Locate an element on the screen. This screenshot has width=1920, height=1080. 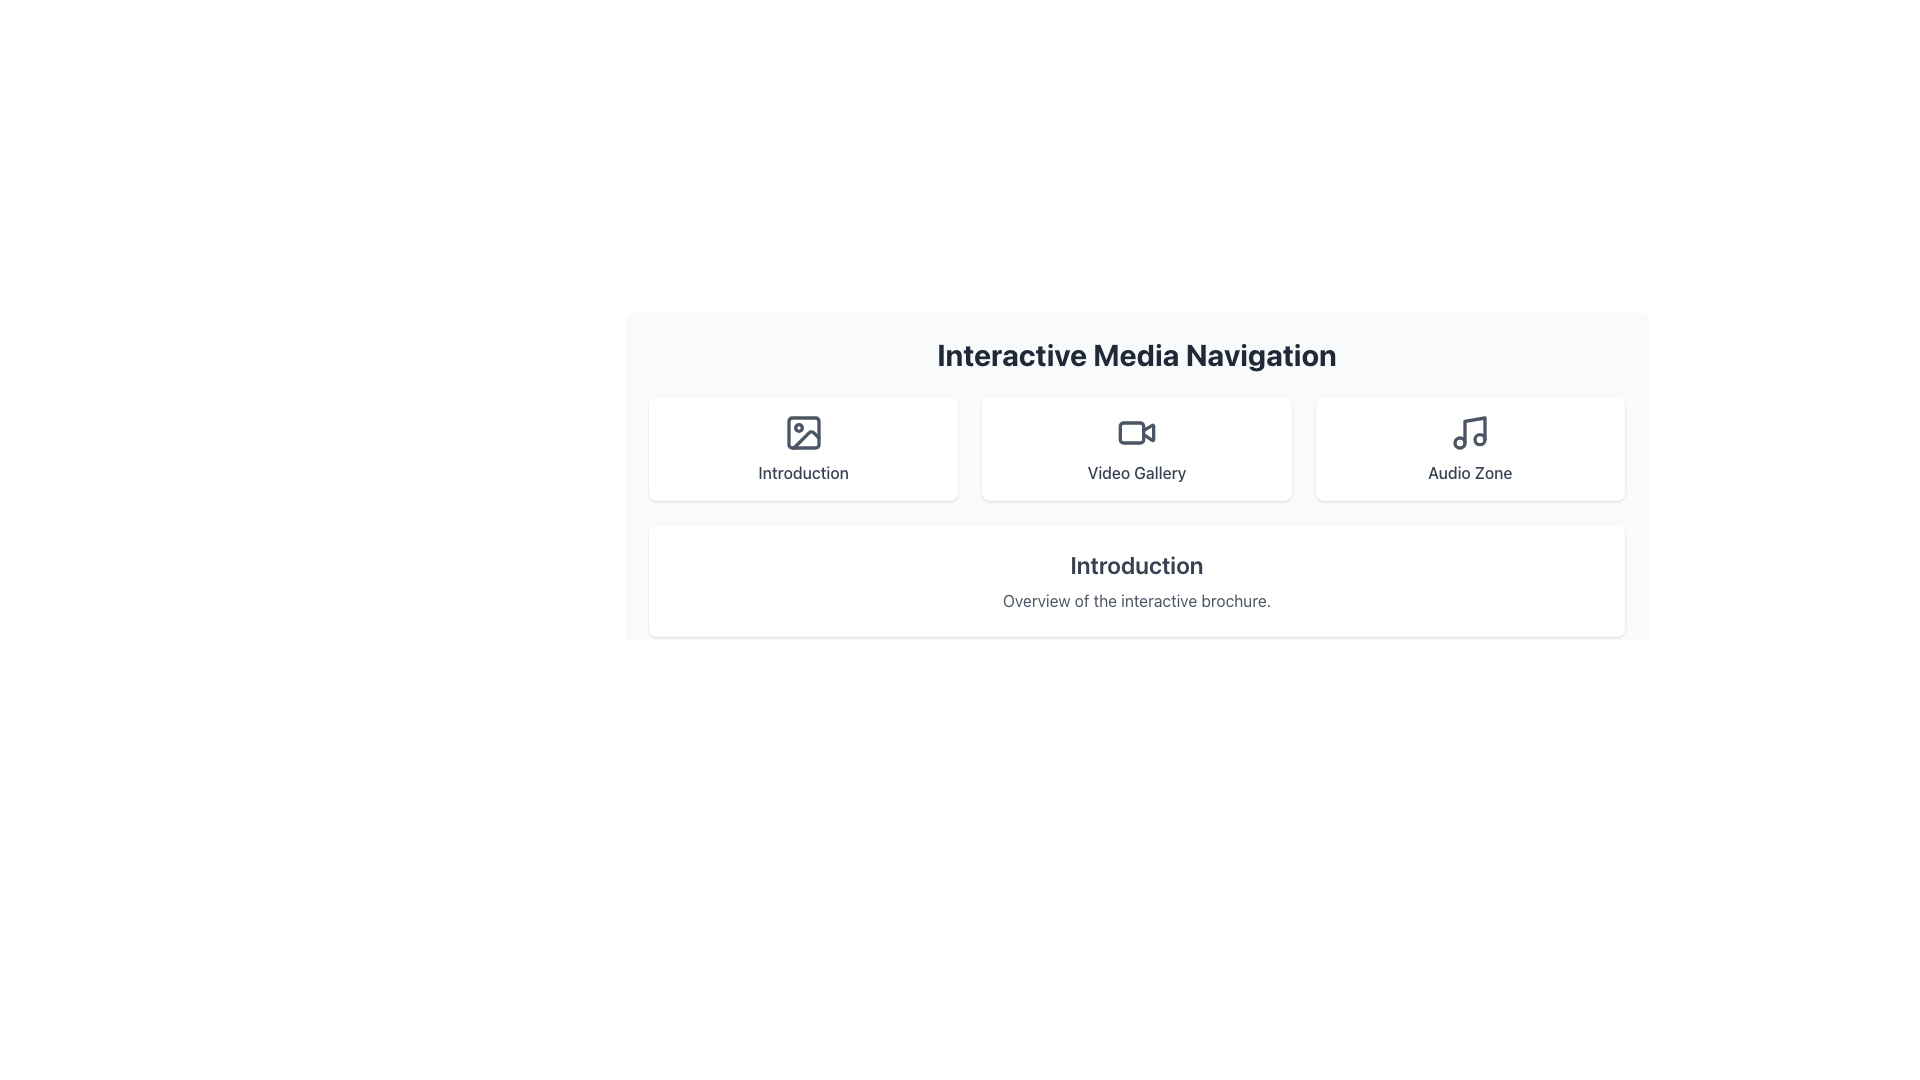
the small circular icon located near the bottom left of the musical note icon in the 'Audio Zone' navigation button is located at coordinates (1460, 442).